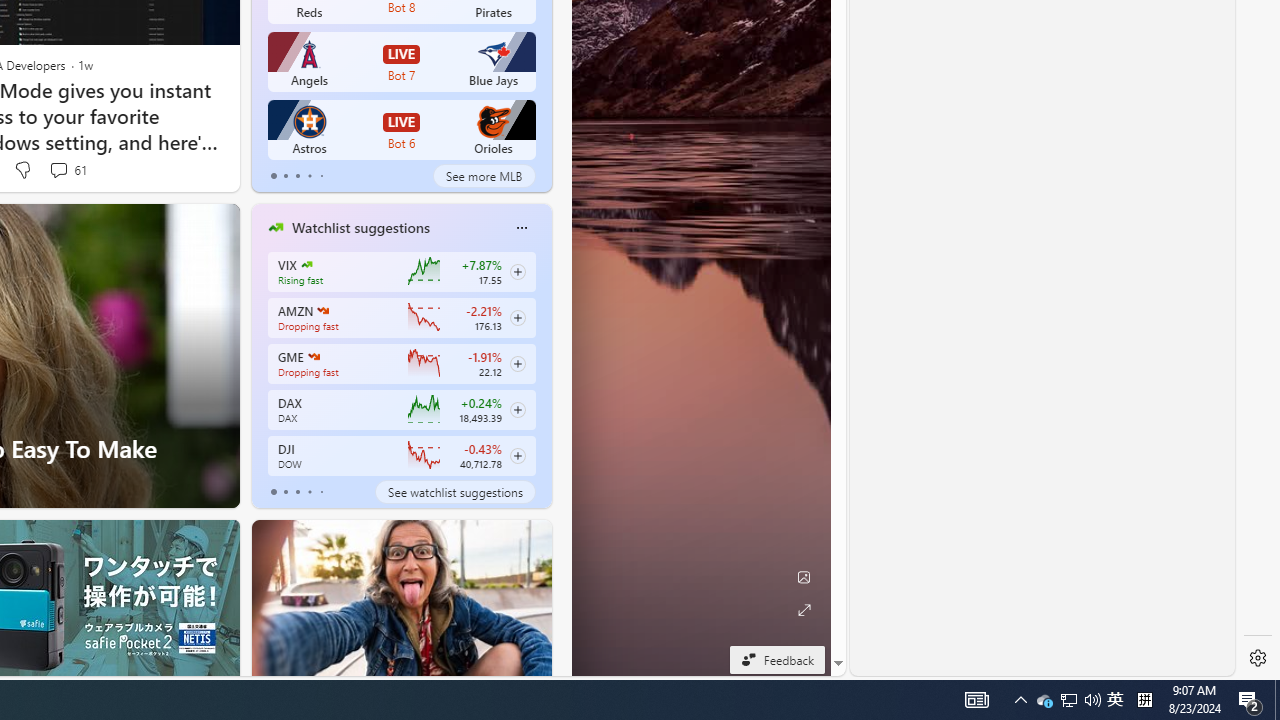 This screenshot has height=720, width=1280. Describe the element at coordinates (296, 492) in the screenshot. I see `'tab-2'` at that location.